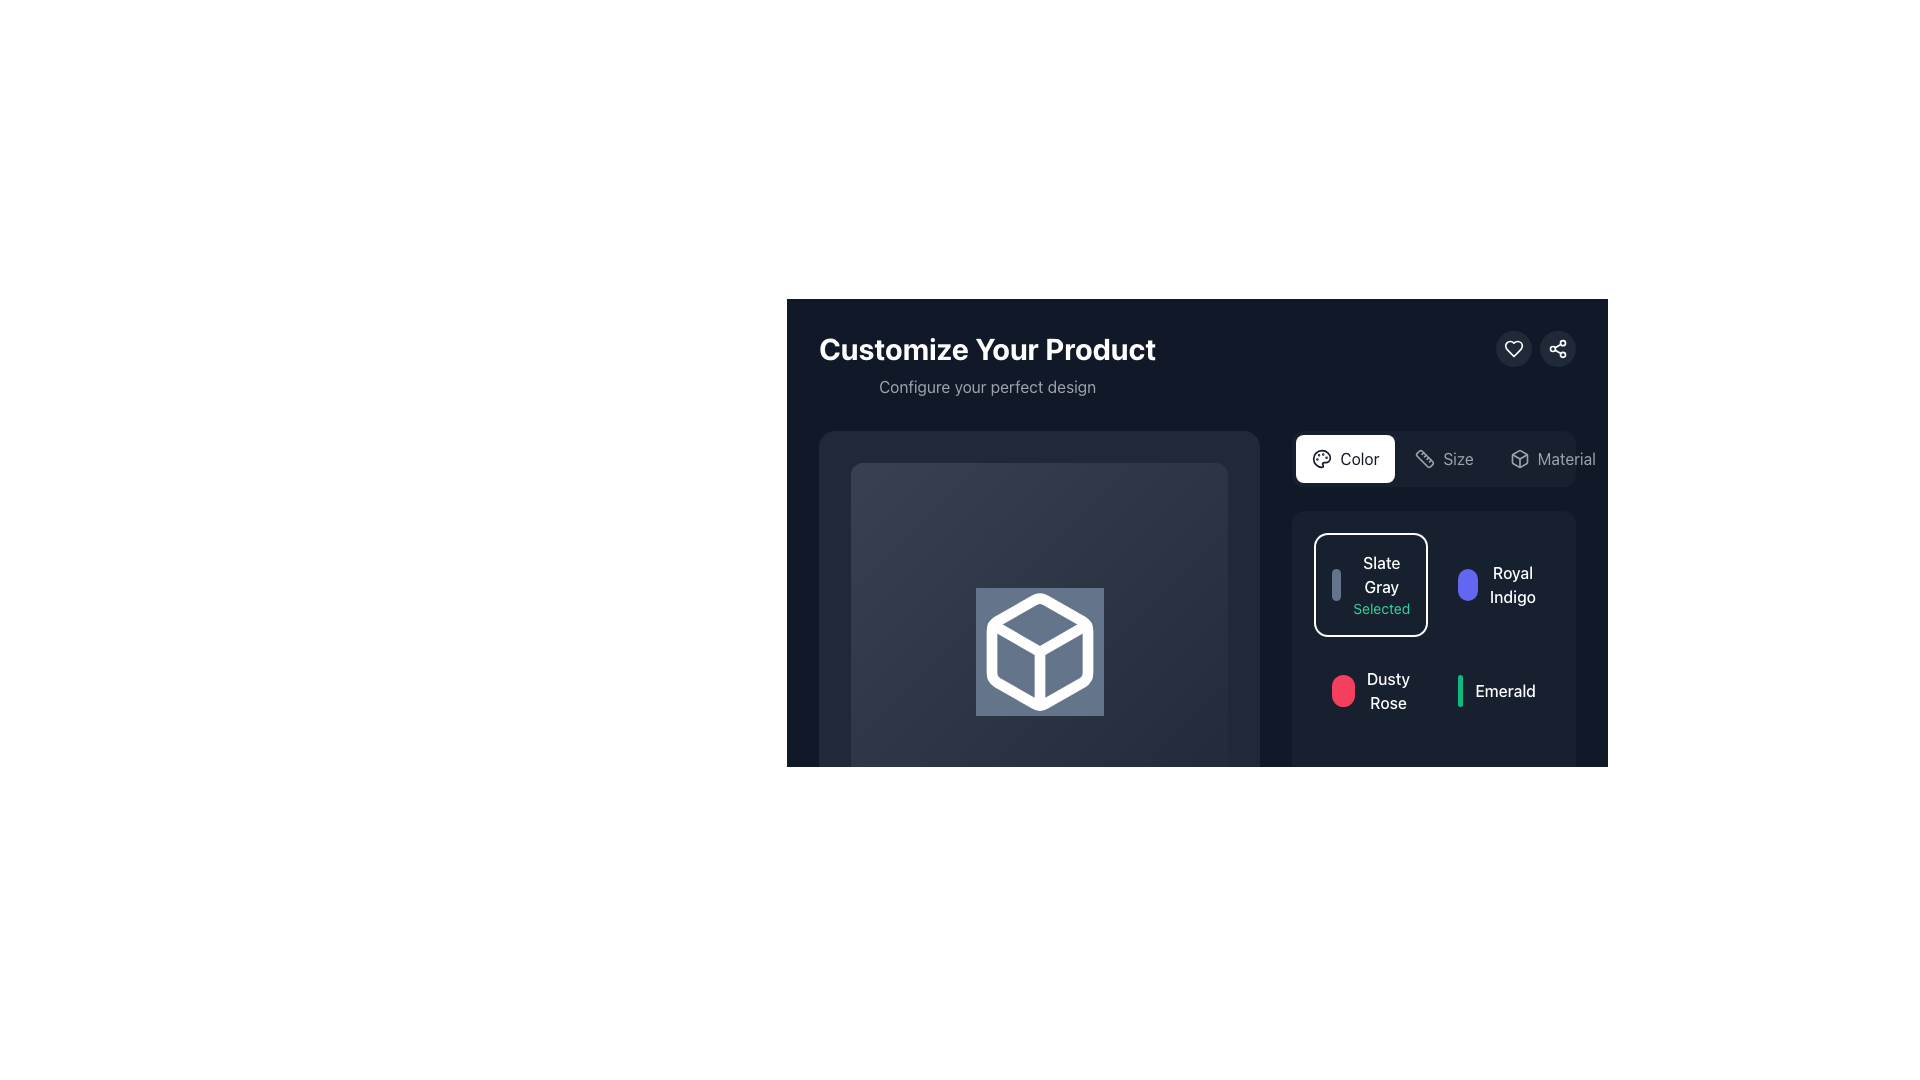 Image resolution: width=1920 pixels, height=1080 pixels. What do you see at coordinates (1513, 347) in the screenshot?
I see `the heart icon located in the upper right corner of the interface` at bounding box center [1513, 347].